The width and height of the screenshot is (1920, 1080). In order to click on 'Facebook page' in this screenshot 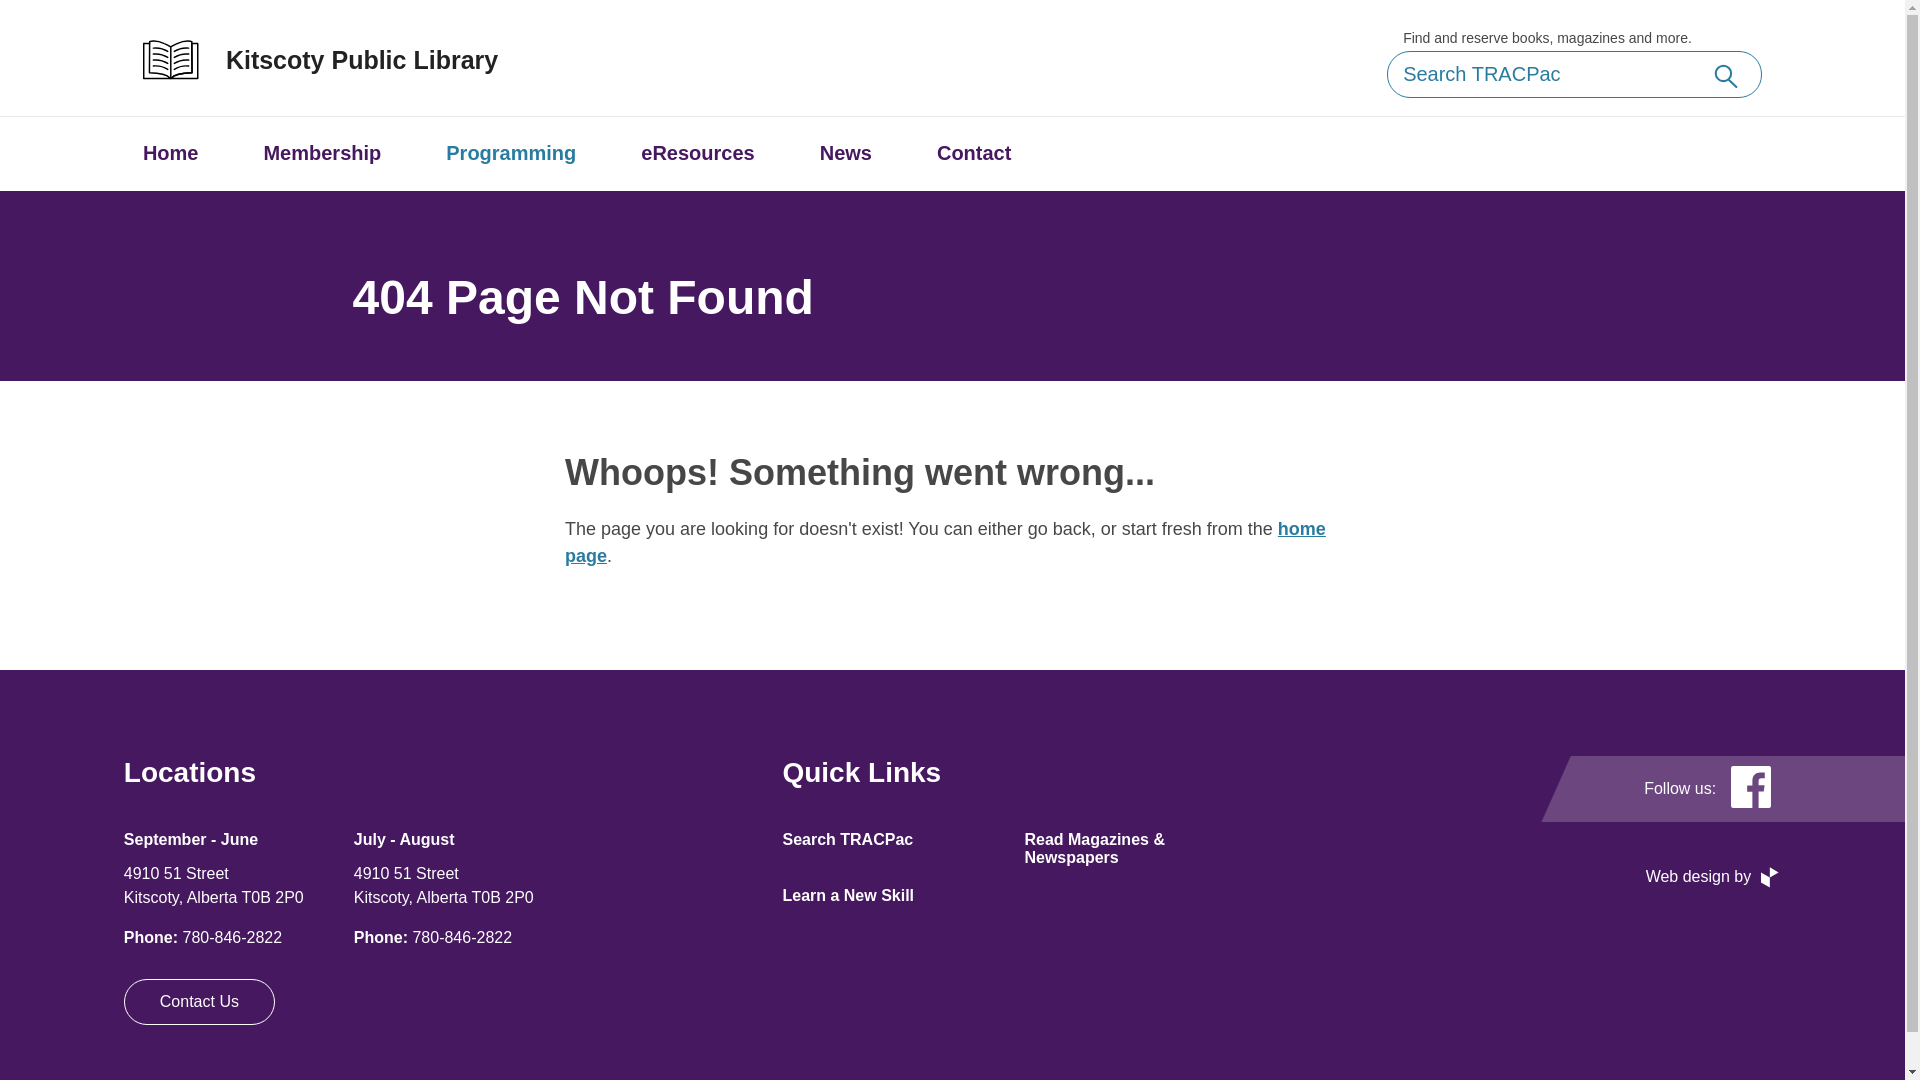, I will do `click(1750, 788)`.